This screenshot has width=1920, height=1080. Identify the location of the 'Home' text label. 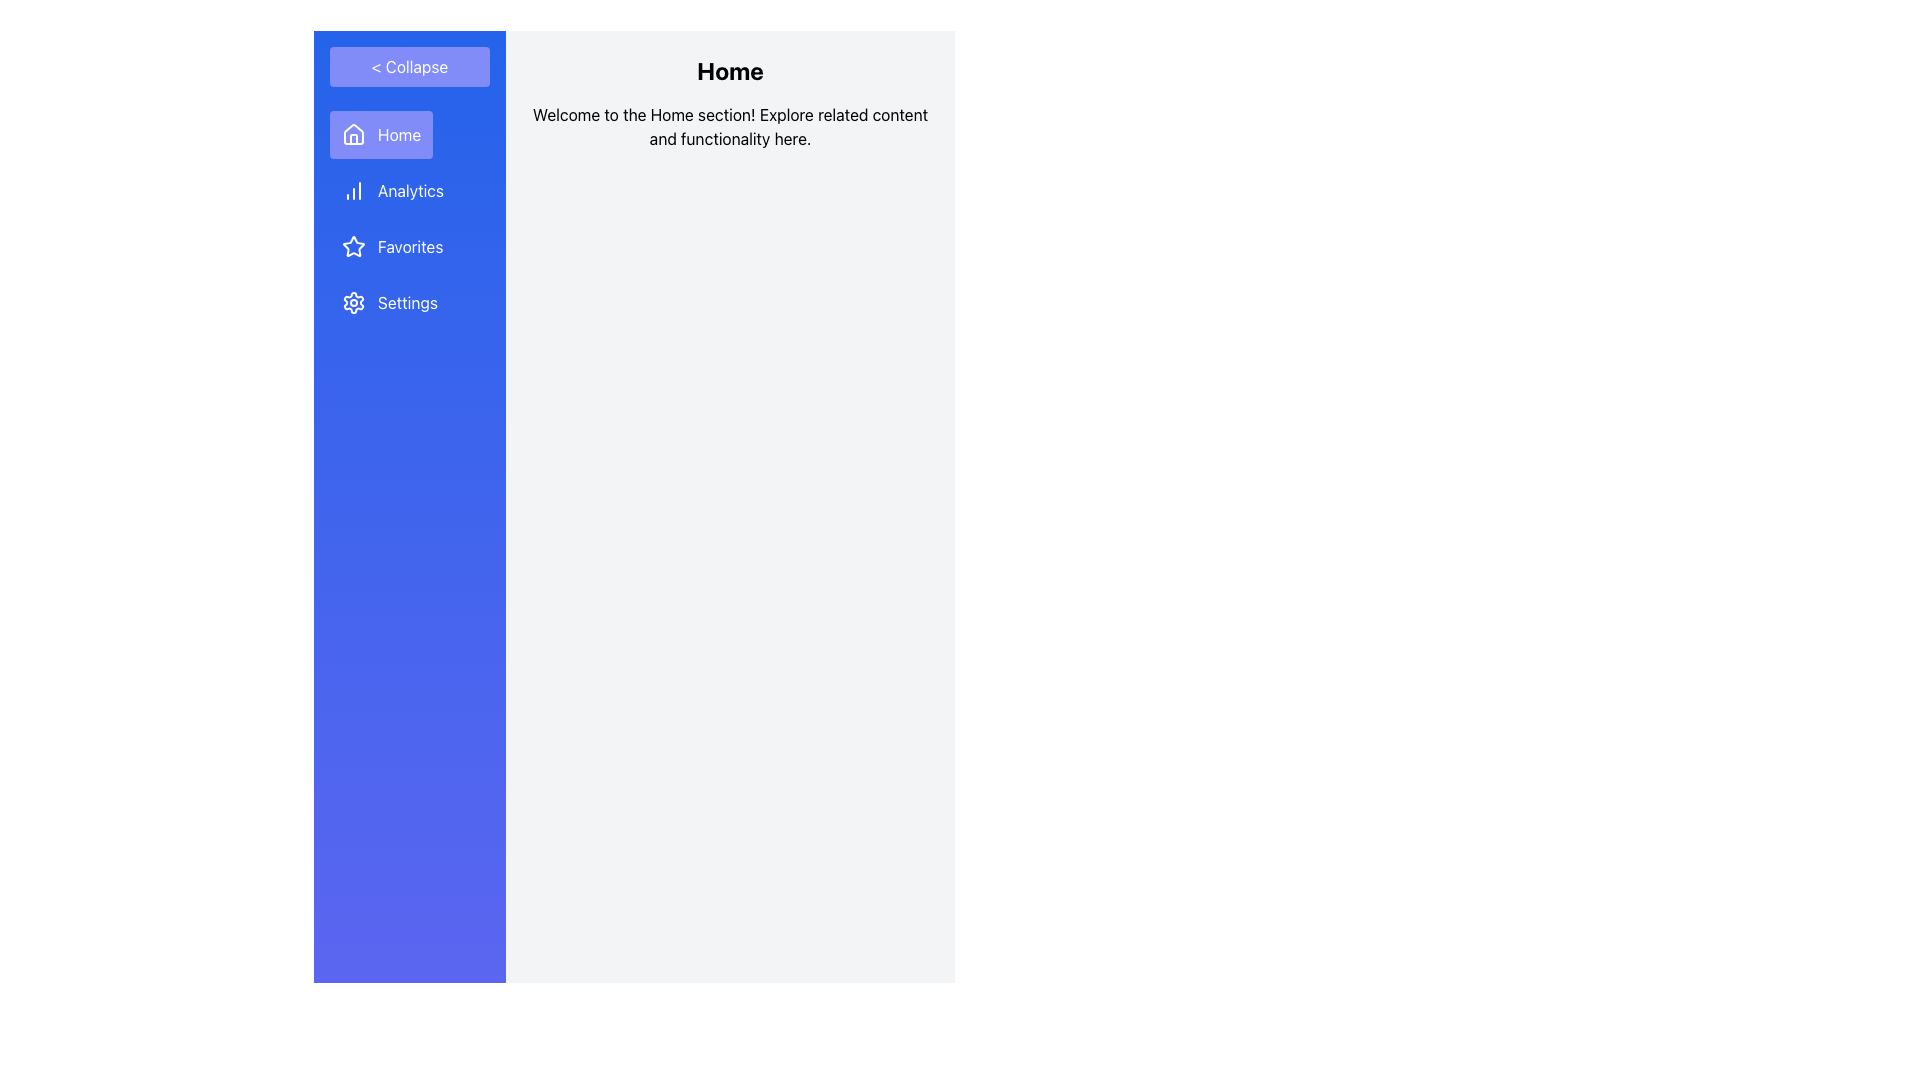
(399, 135).